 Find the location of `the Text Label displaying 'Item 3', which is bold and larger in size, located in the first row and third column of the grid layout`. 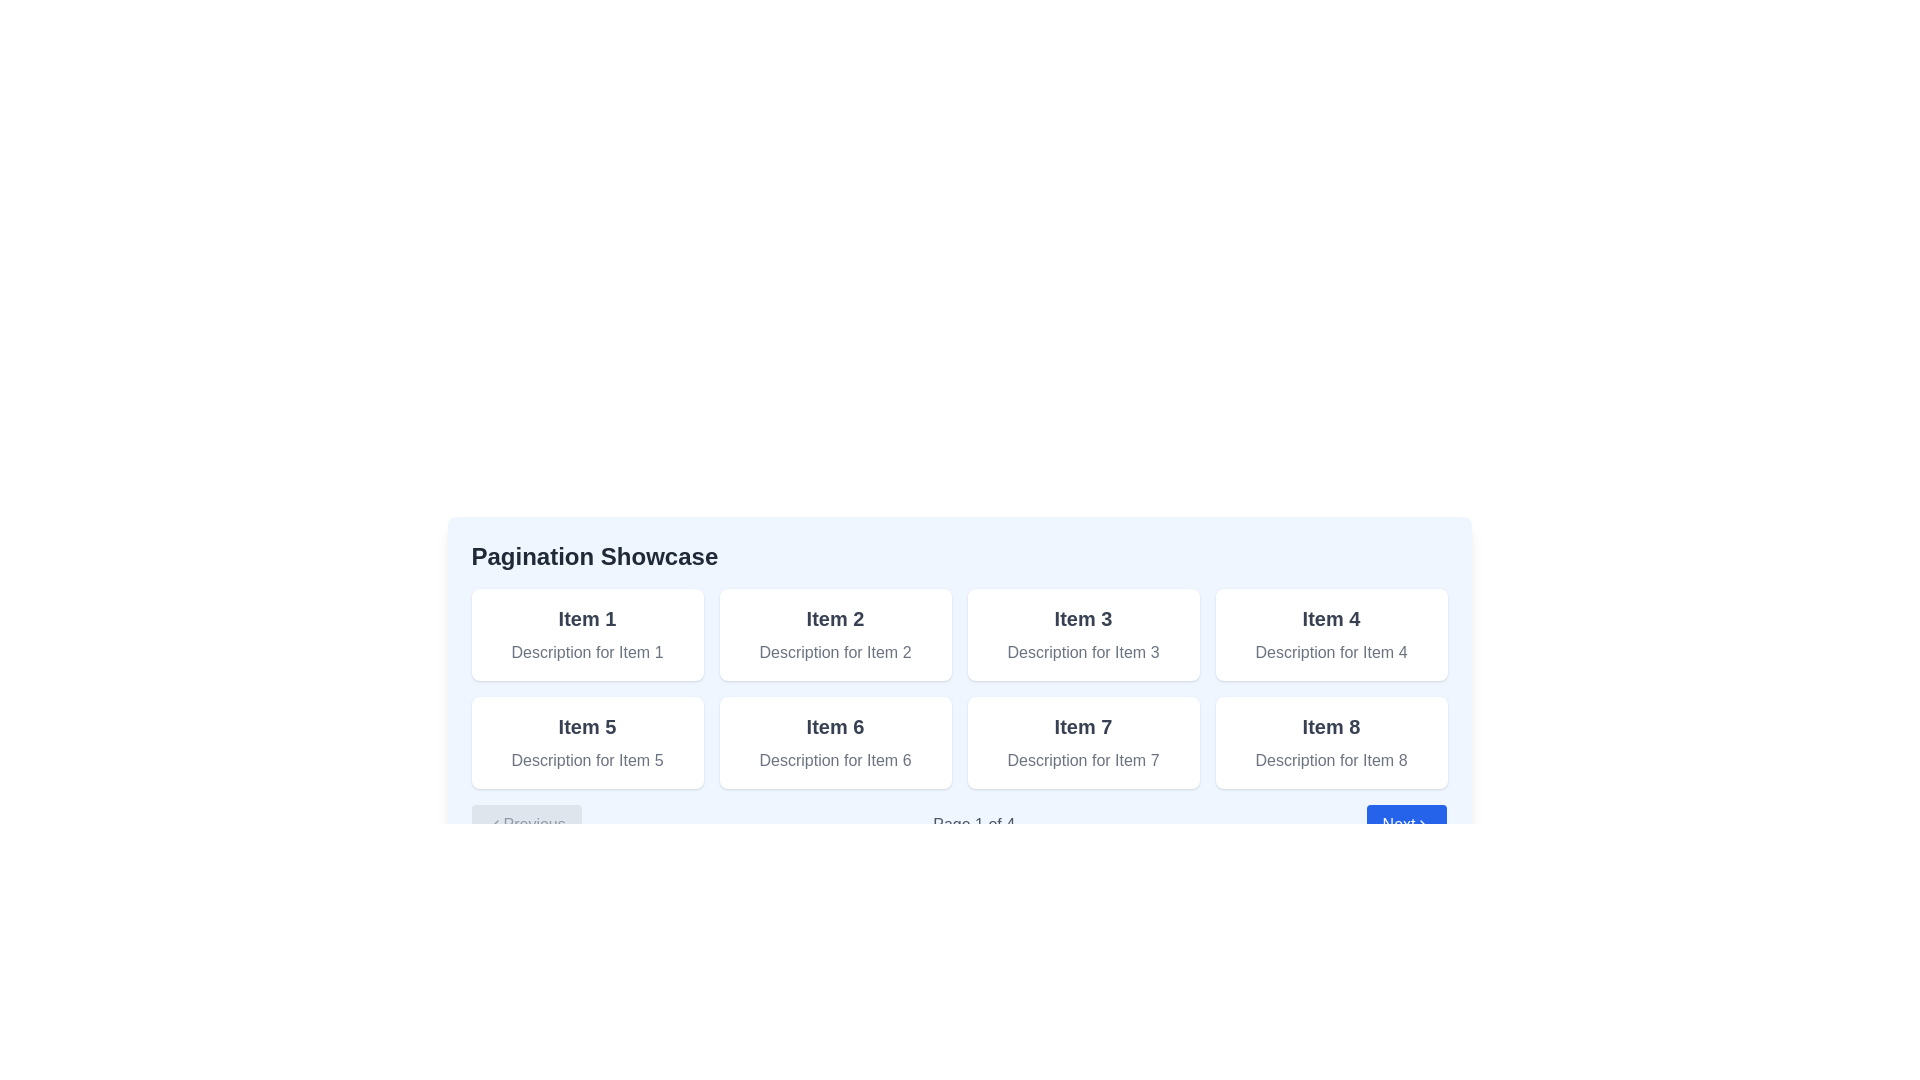

the Text Label displaying 'Item 3', which is bold and larger in size, located in the first row and third column of the grid layout is located at coordinates (1082, 617).